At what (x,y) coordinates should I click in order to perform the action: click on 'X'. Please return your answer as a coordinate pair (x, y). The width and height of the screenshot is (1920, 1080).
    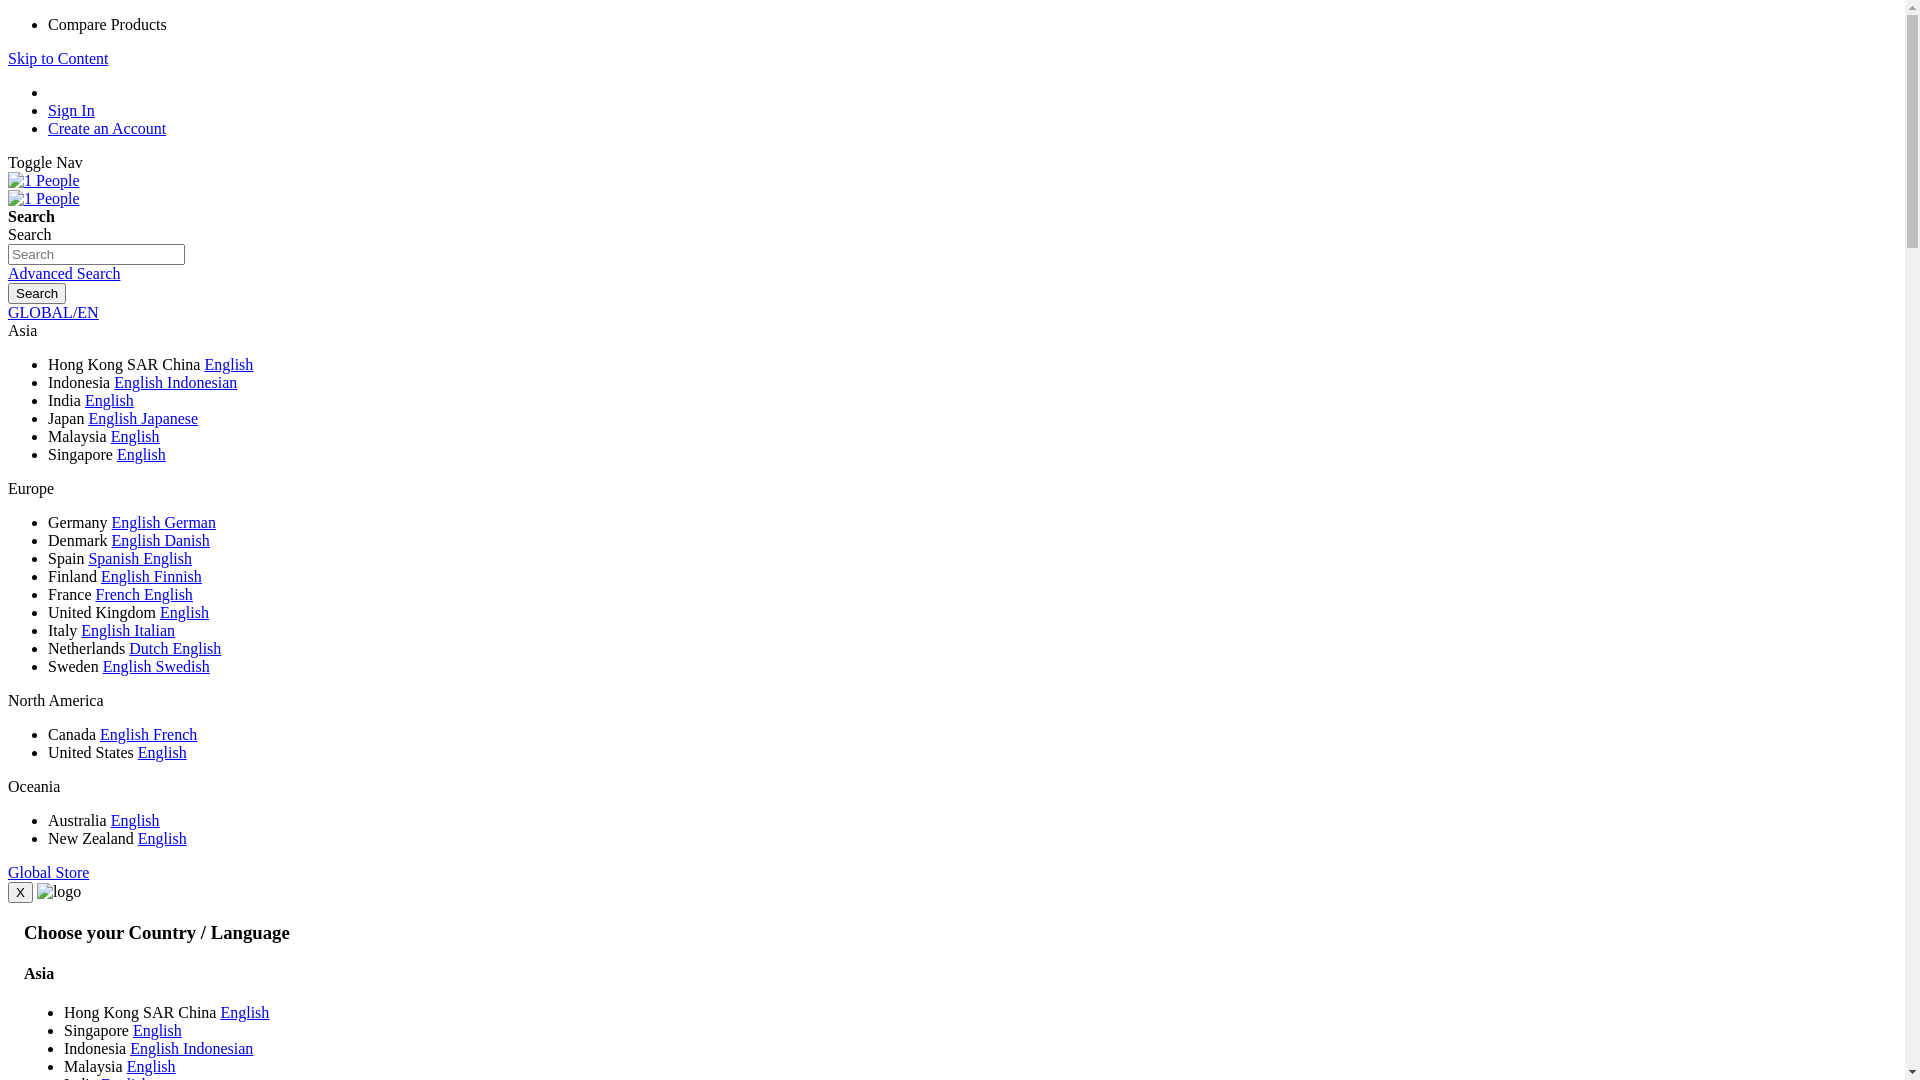
    Looking at the image, I should click on (20, 891).